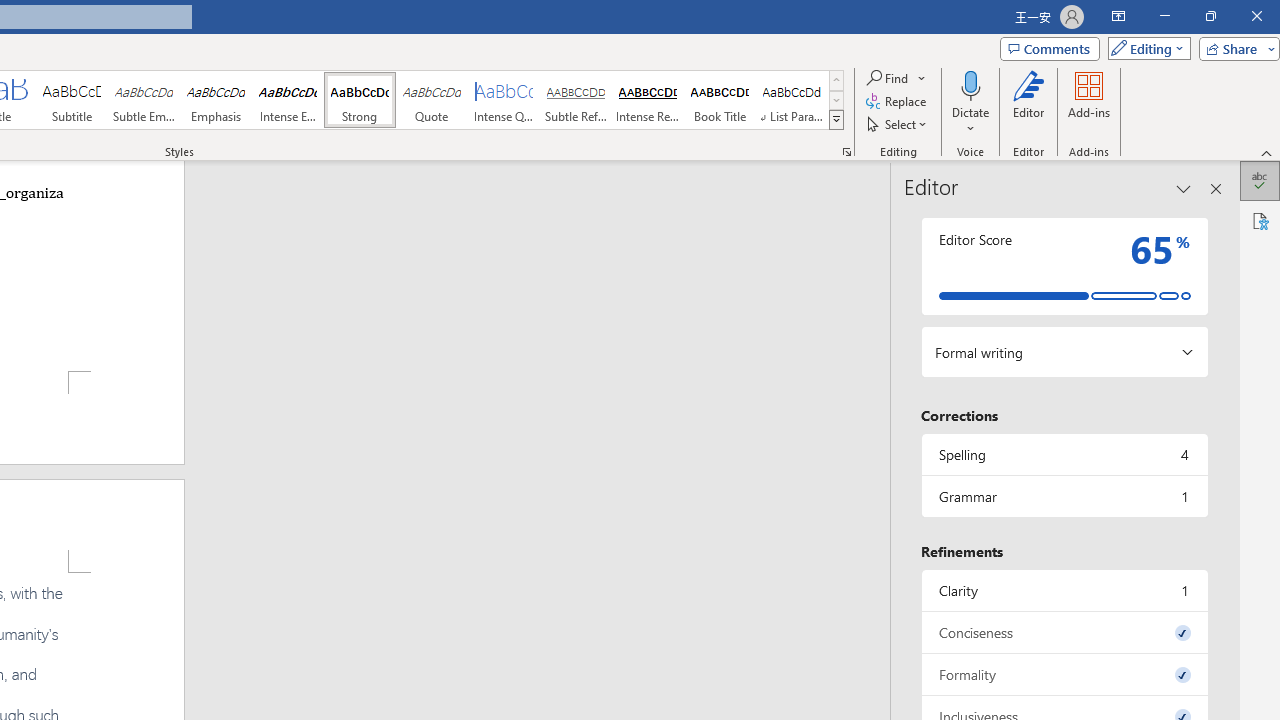 The width and height of the screenshot is (1280, 720). Describe the element at coordinates (504, 100) in the screenshot. I see `'Intense Quote'` at that location.